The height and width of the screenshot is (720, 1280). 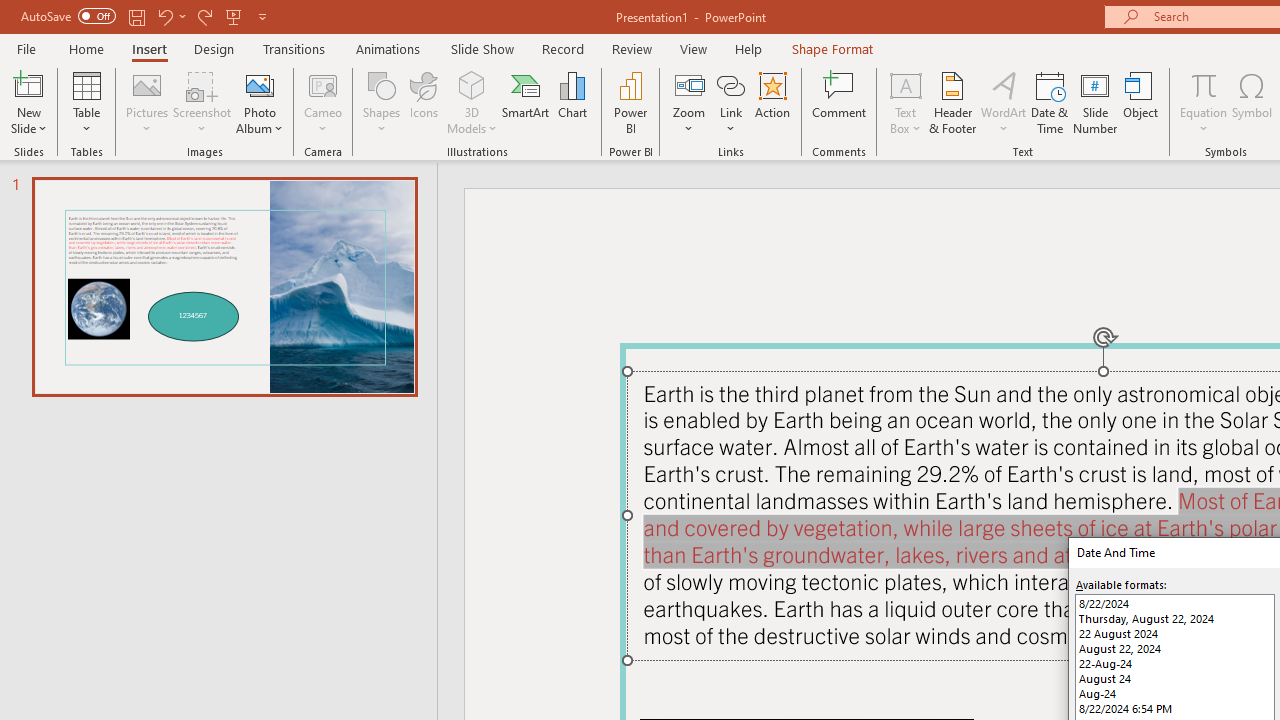 What do you see at coordinates (1175, 648) in the screenshot?
I see `'August 22, 2024'` at bounding box center [1175, 648].